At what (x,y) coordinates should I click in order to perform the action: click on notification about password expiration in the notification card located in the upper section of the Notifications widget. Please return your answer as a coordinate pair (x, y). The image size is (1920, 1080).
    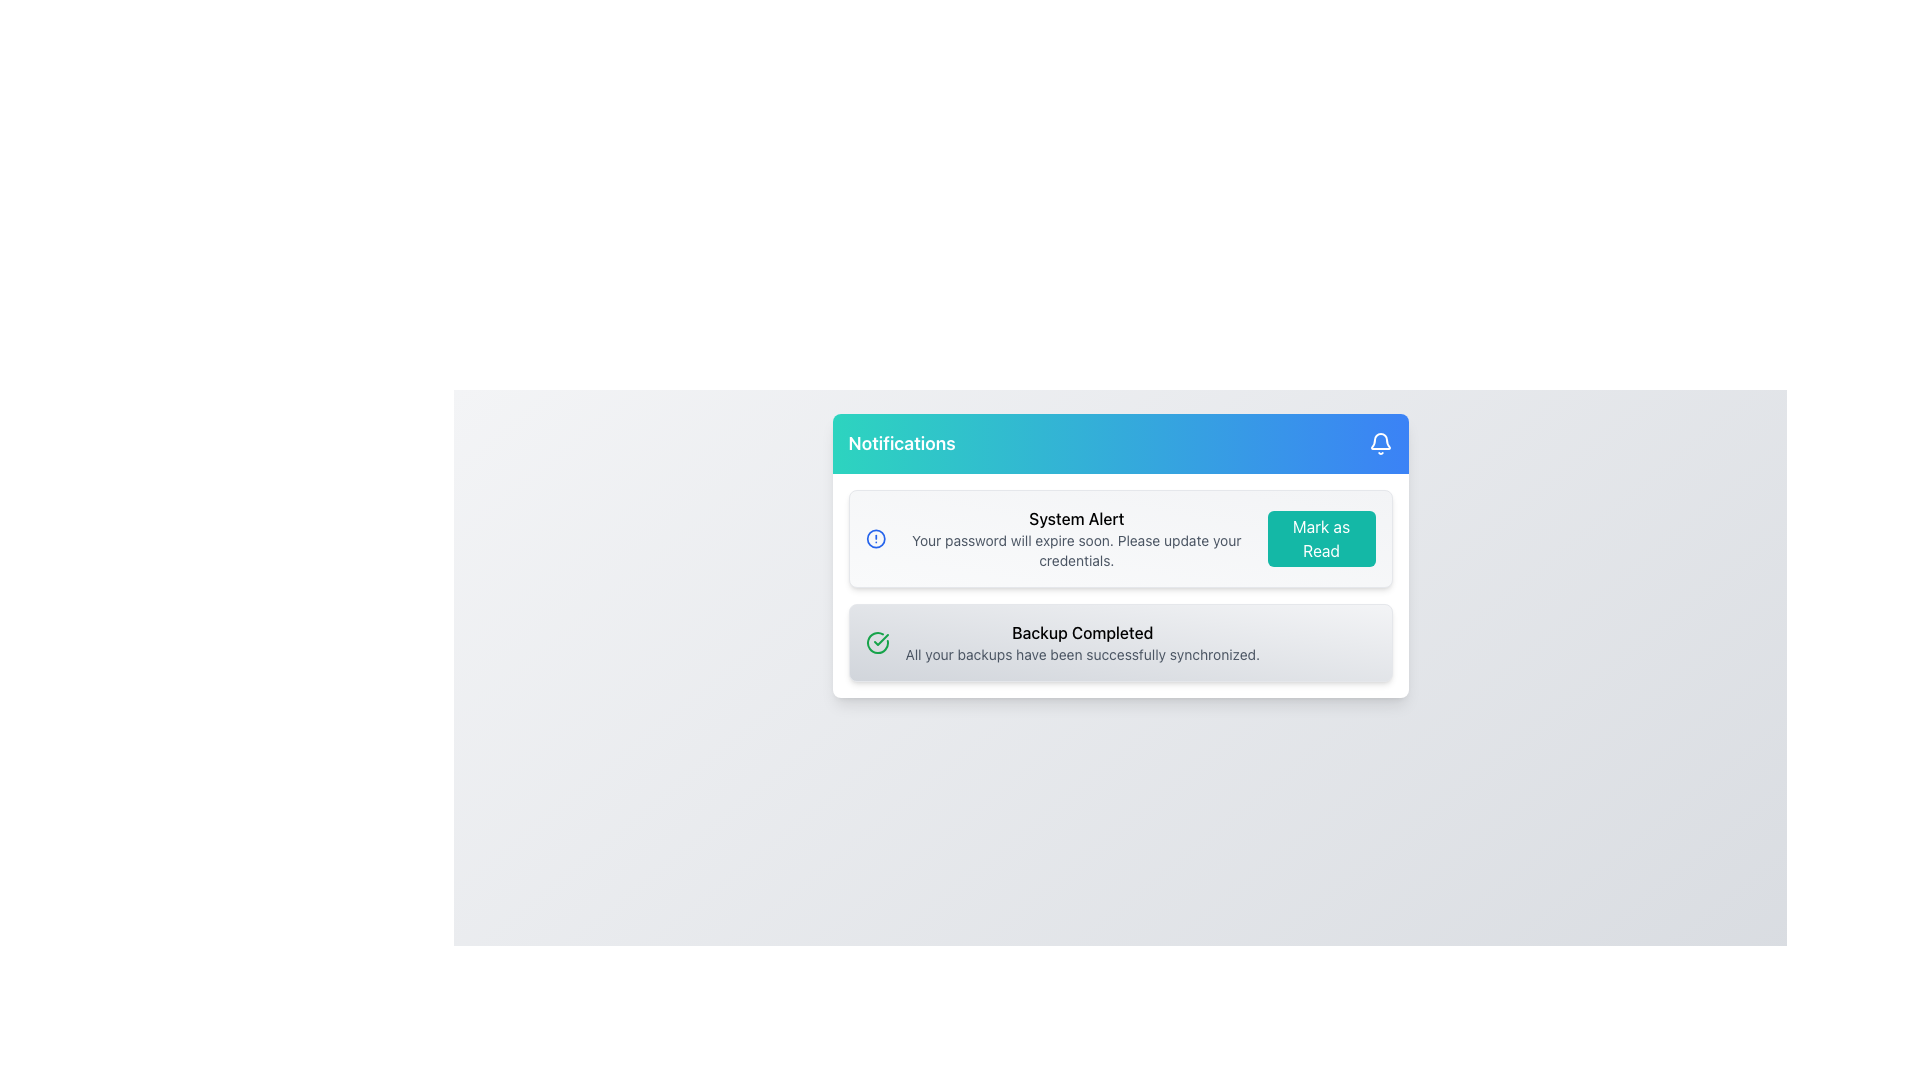
    Looking at the image, I should click on (1075, 538).